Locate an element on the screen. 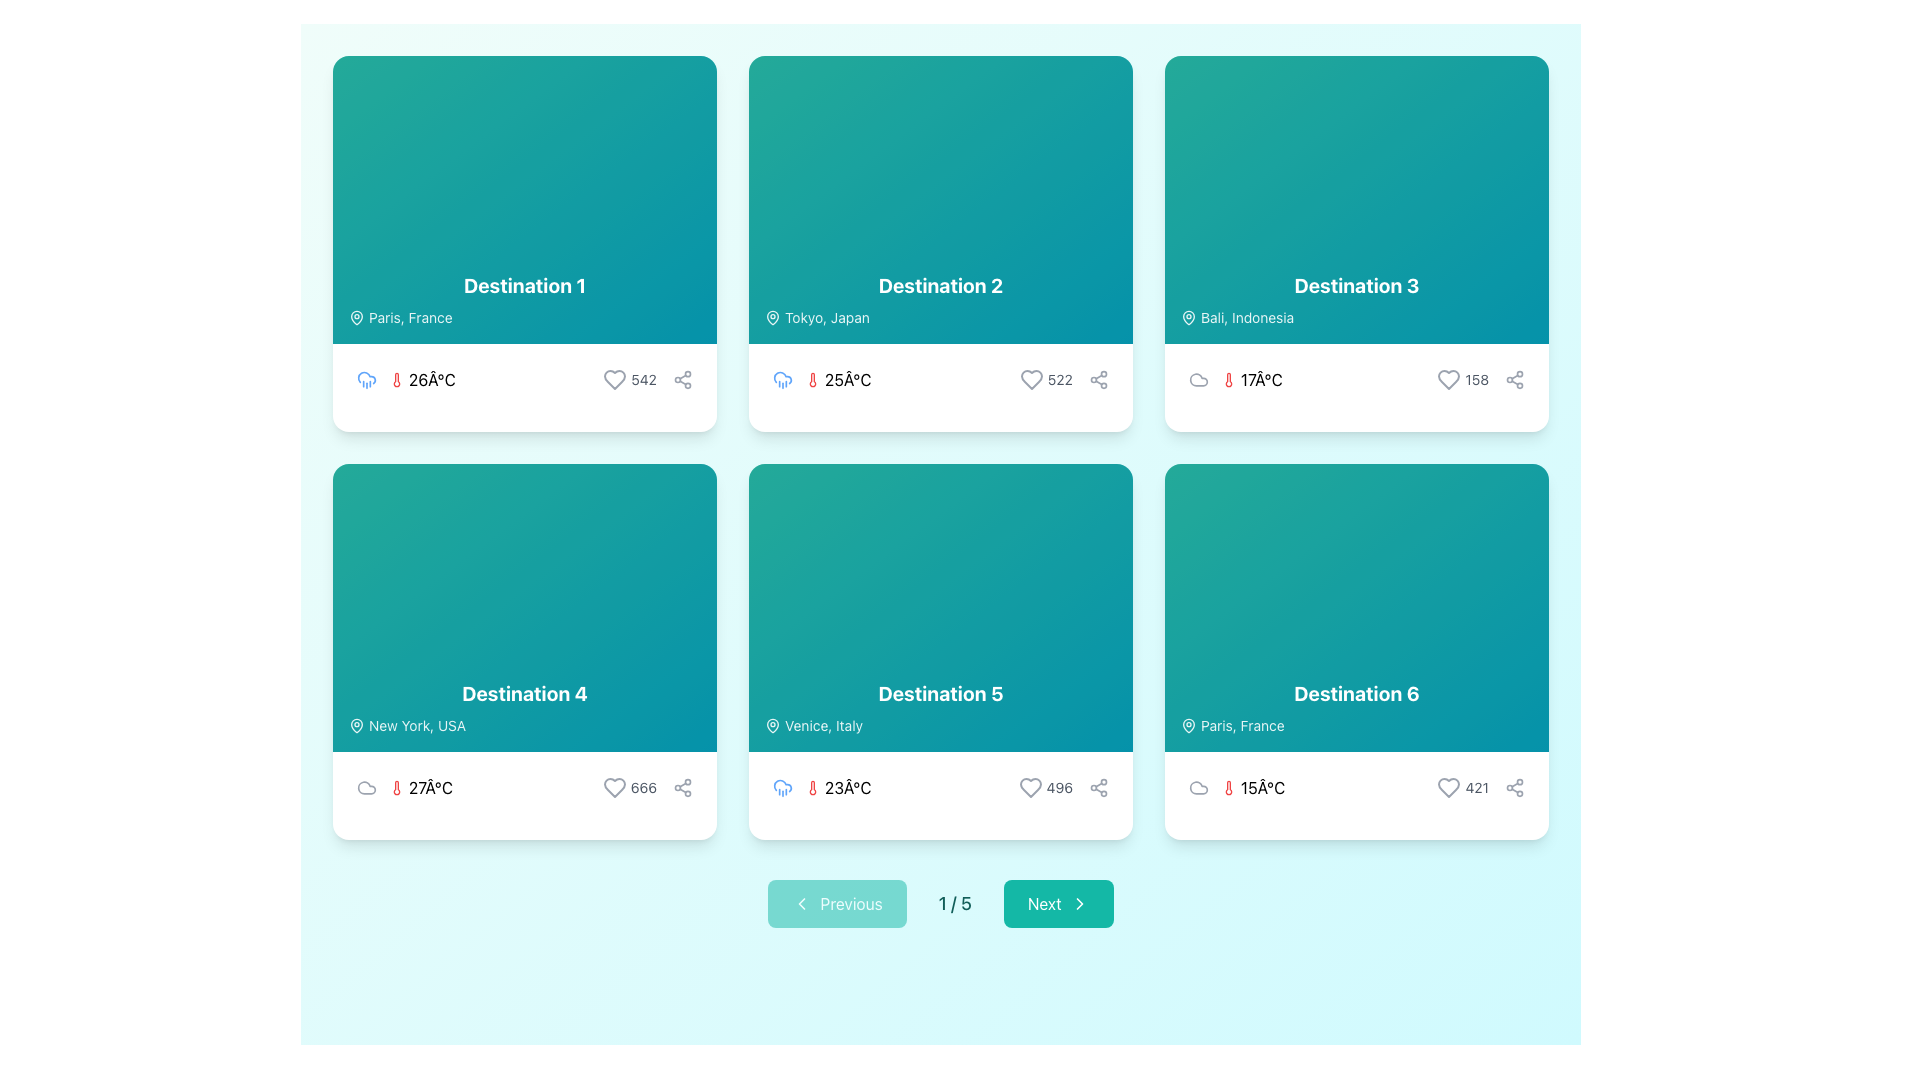 The height and width of the screenshot is (1080, 1920). the rainy weather icon located in the top-left quadrant of the grid layout, positioned to the left of the temperature text ('26°C') and above the thermometer icon is located at coordinates (366, 380).